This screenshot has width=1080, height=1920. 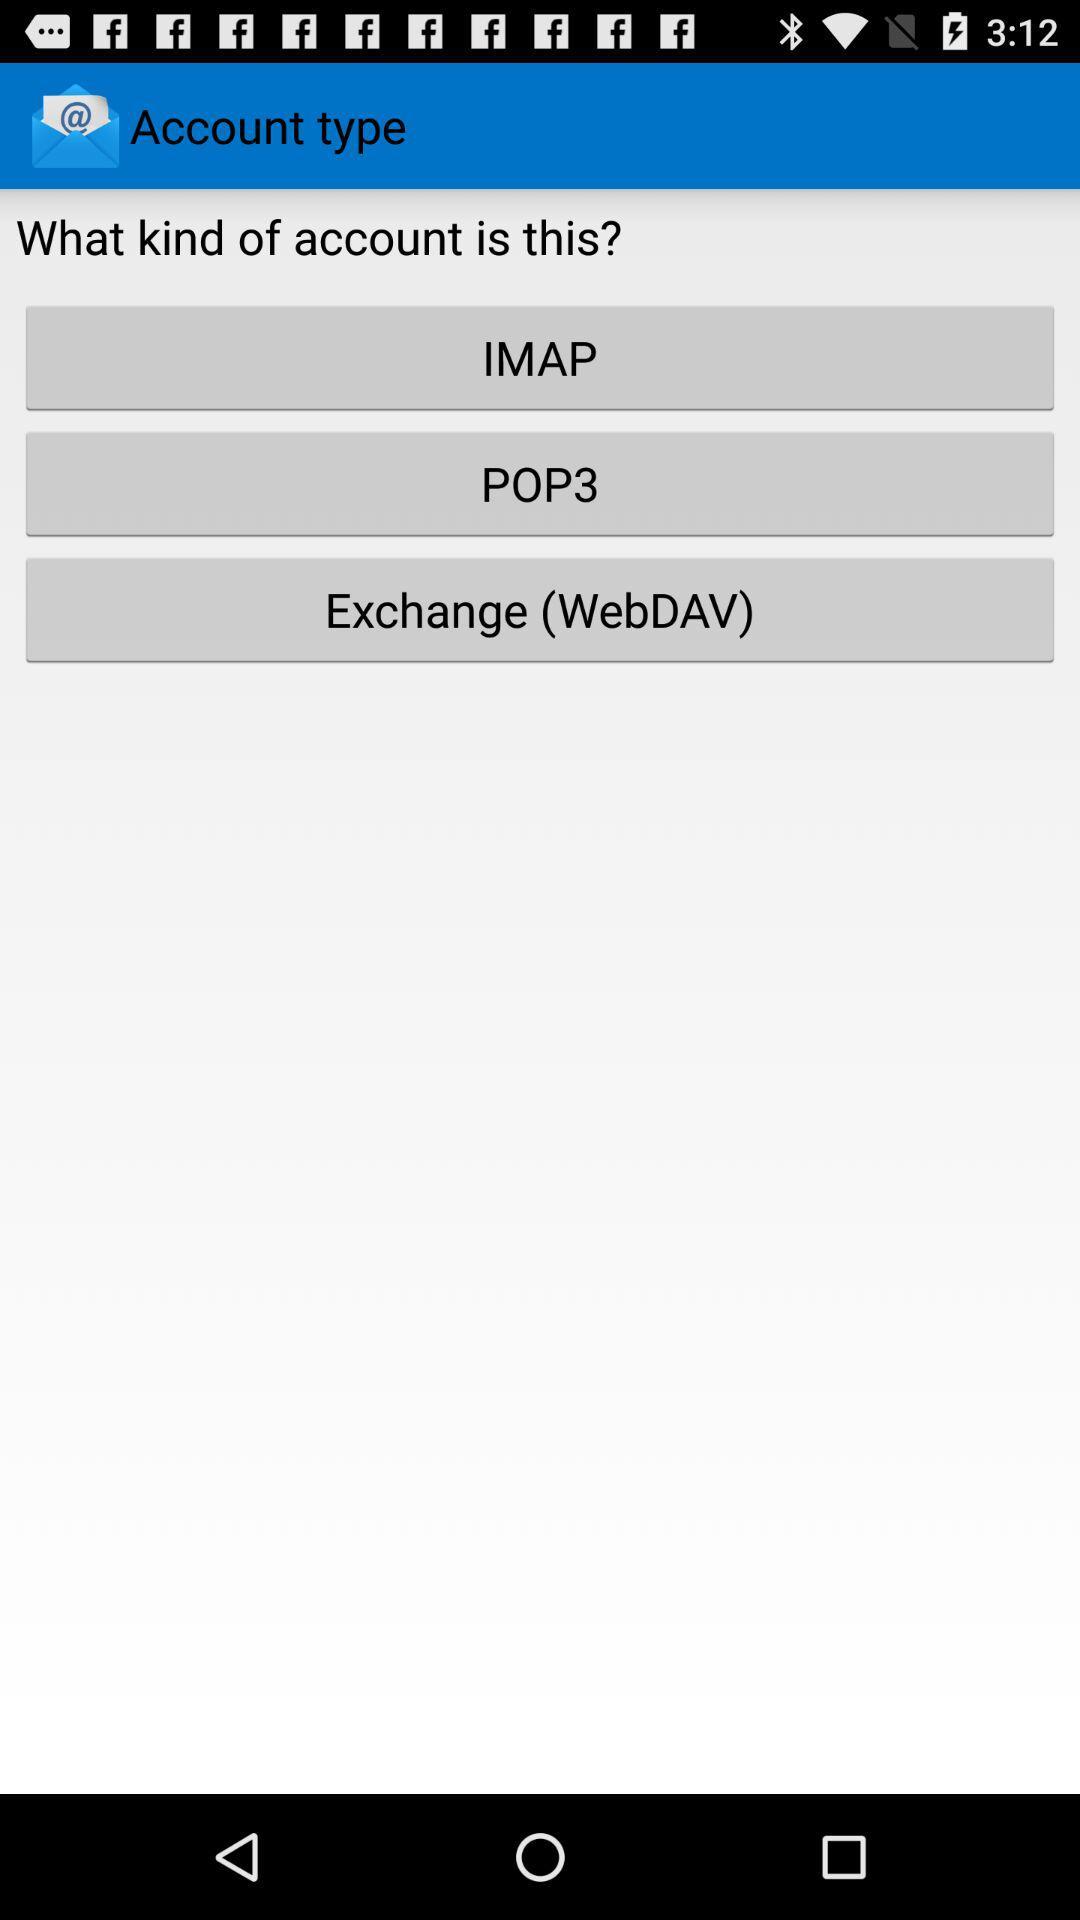 I want to click on exchange (webdav) icon, so click(x=540, y=608).